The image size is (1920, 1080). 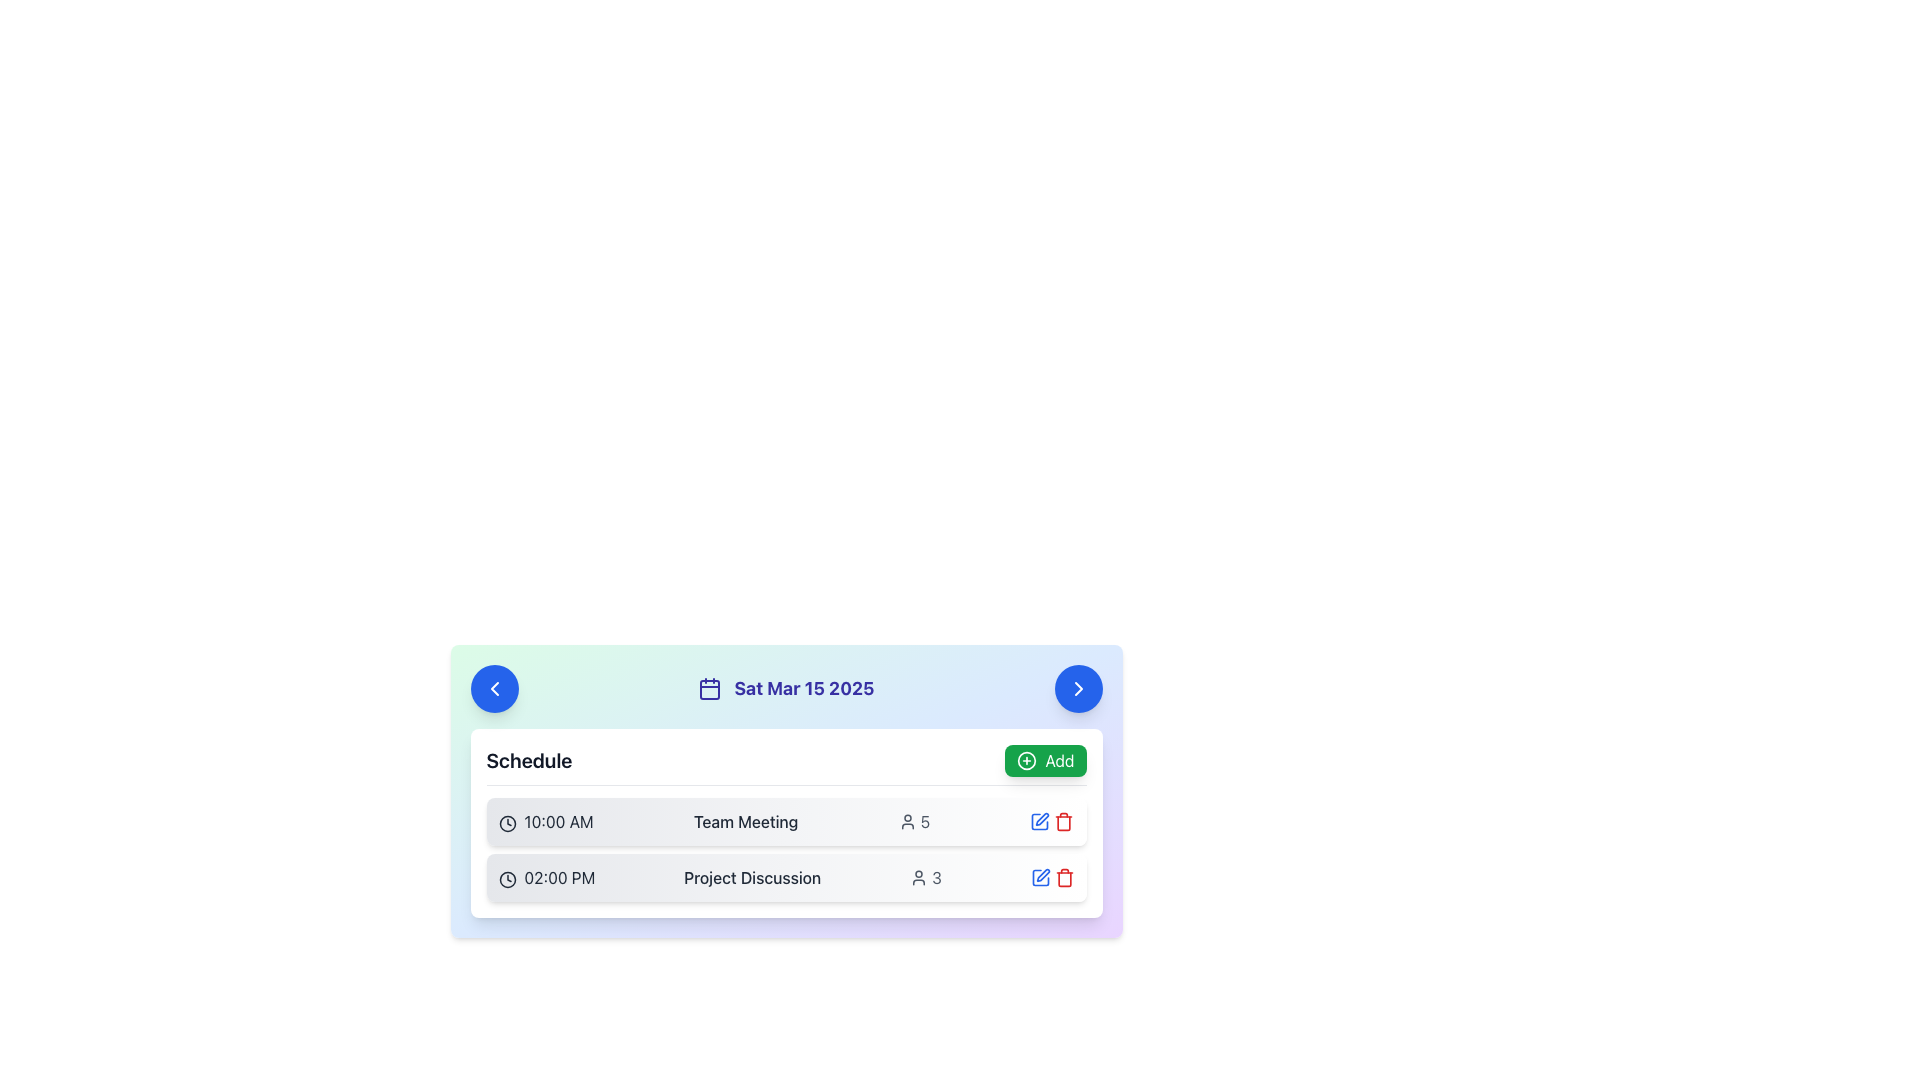 I want to click on information displayed in the composite element indicating the number of participants for the 'Project Discussion' event, located in the second row of the schedule list, to the right of the 'Project Discussion' text, so click(x=924, y=877).